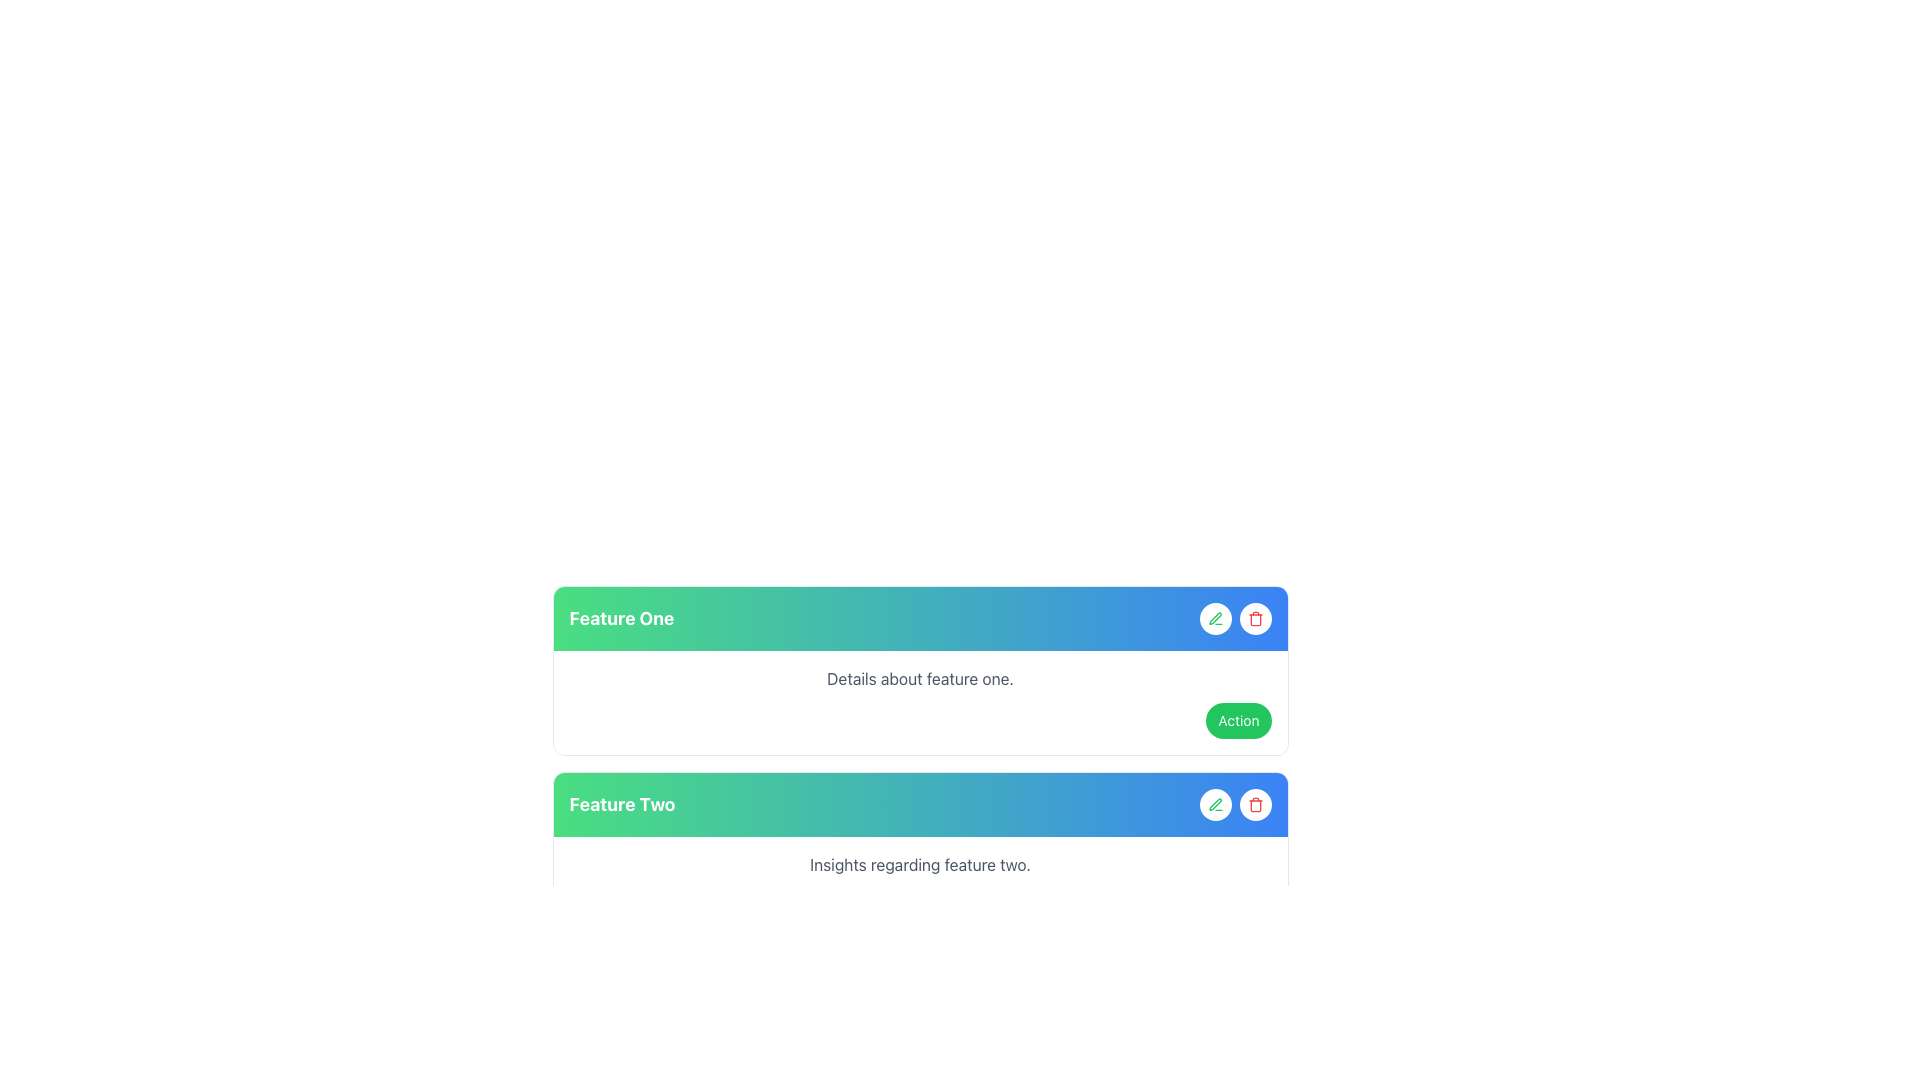 This screenshot has width=1920, height=1080. Describe the element at coordinates (919, 677) in the screenshot. I see `the static text label providing information for 'Feature One', located in the white panel above the action button labeled 'Action'` at that location.